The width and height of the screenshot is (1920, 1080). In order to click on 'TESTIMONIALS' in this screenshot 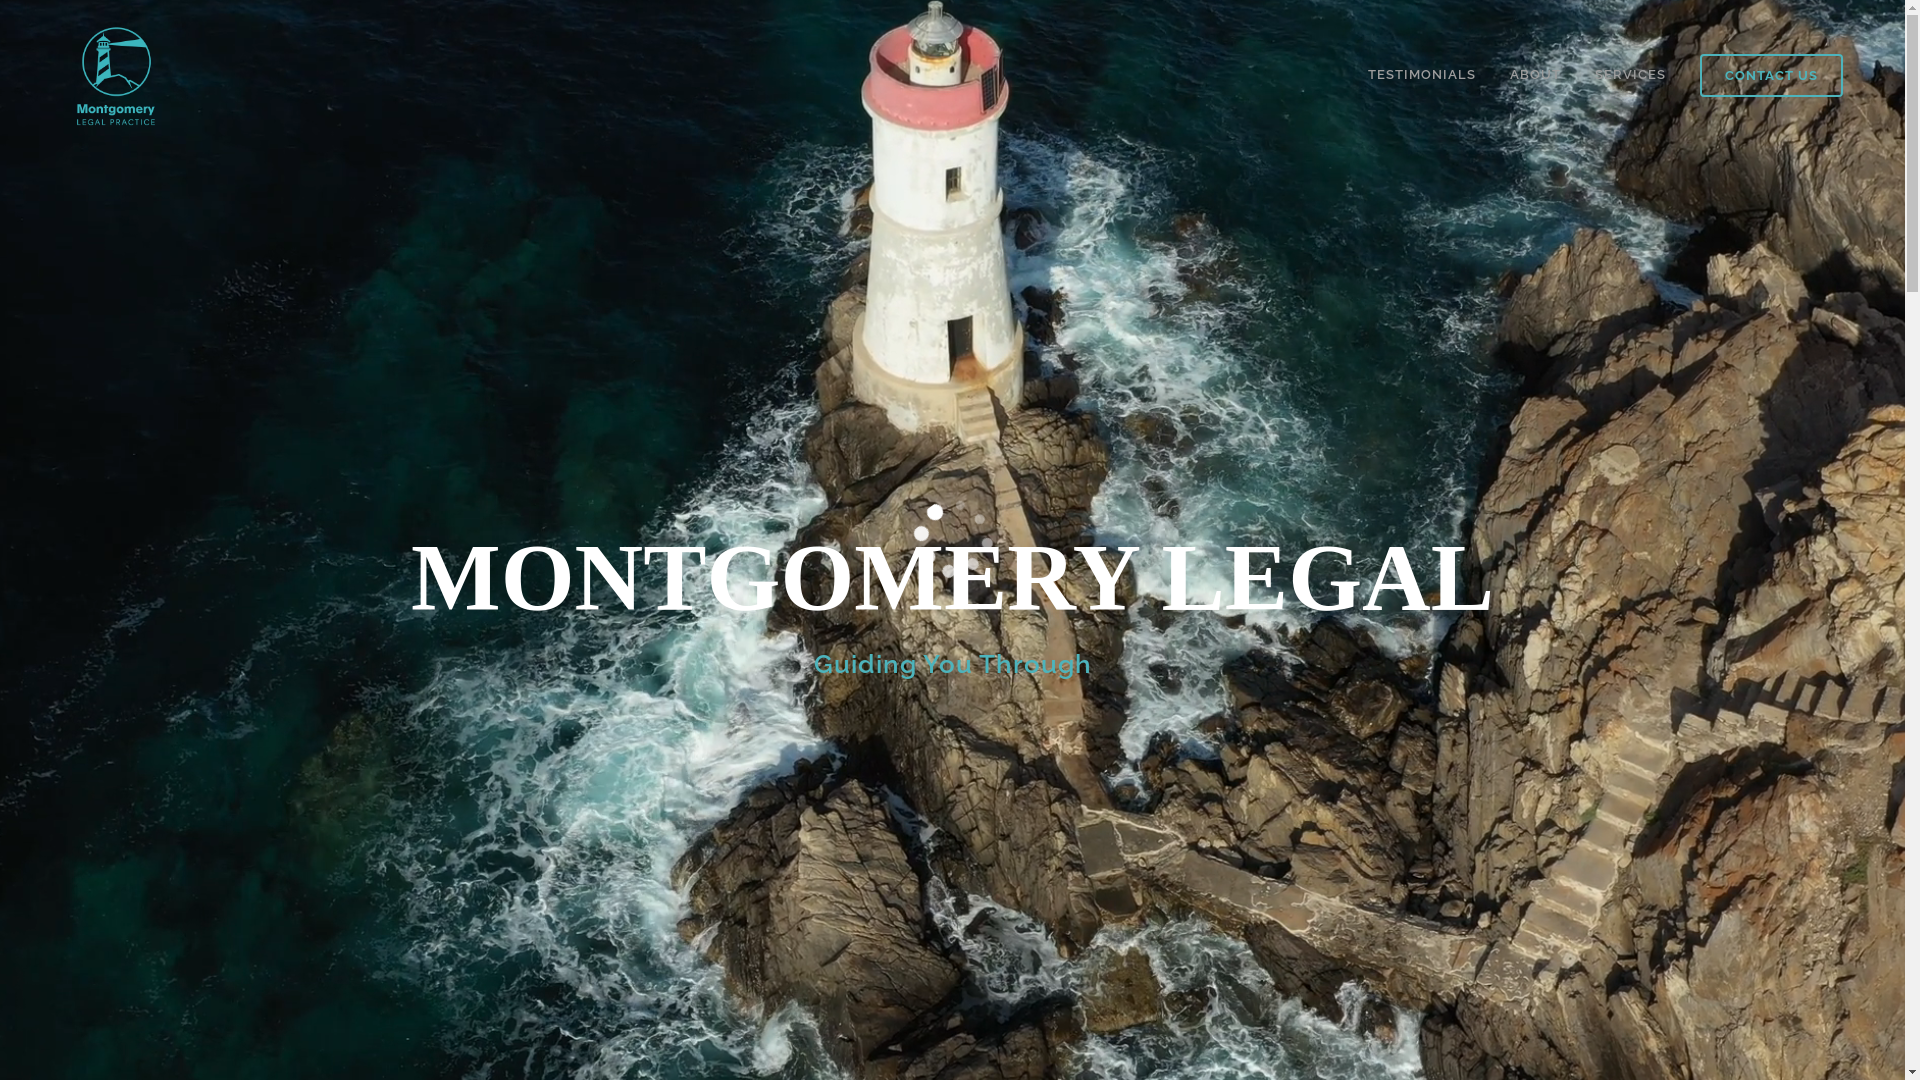, I will do `click(1420, 73)`.